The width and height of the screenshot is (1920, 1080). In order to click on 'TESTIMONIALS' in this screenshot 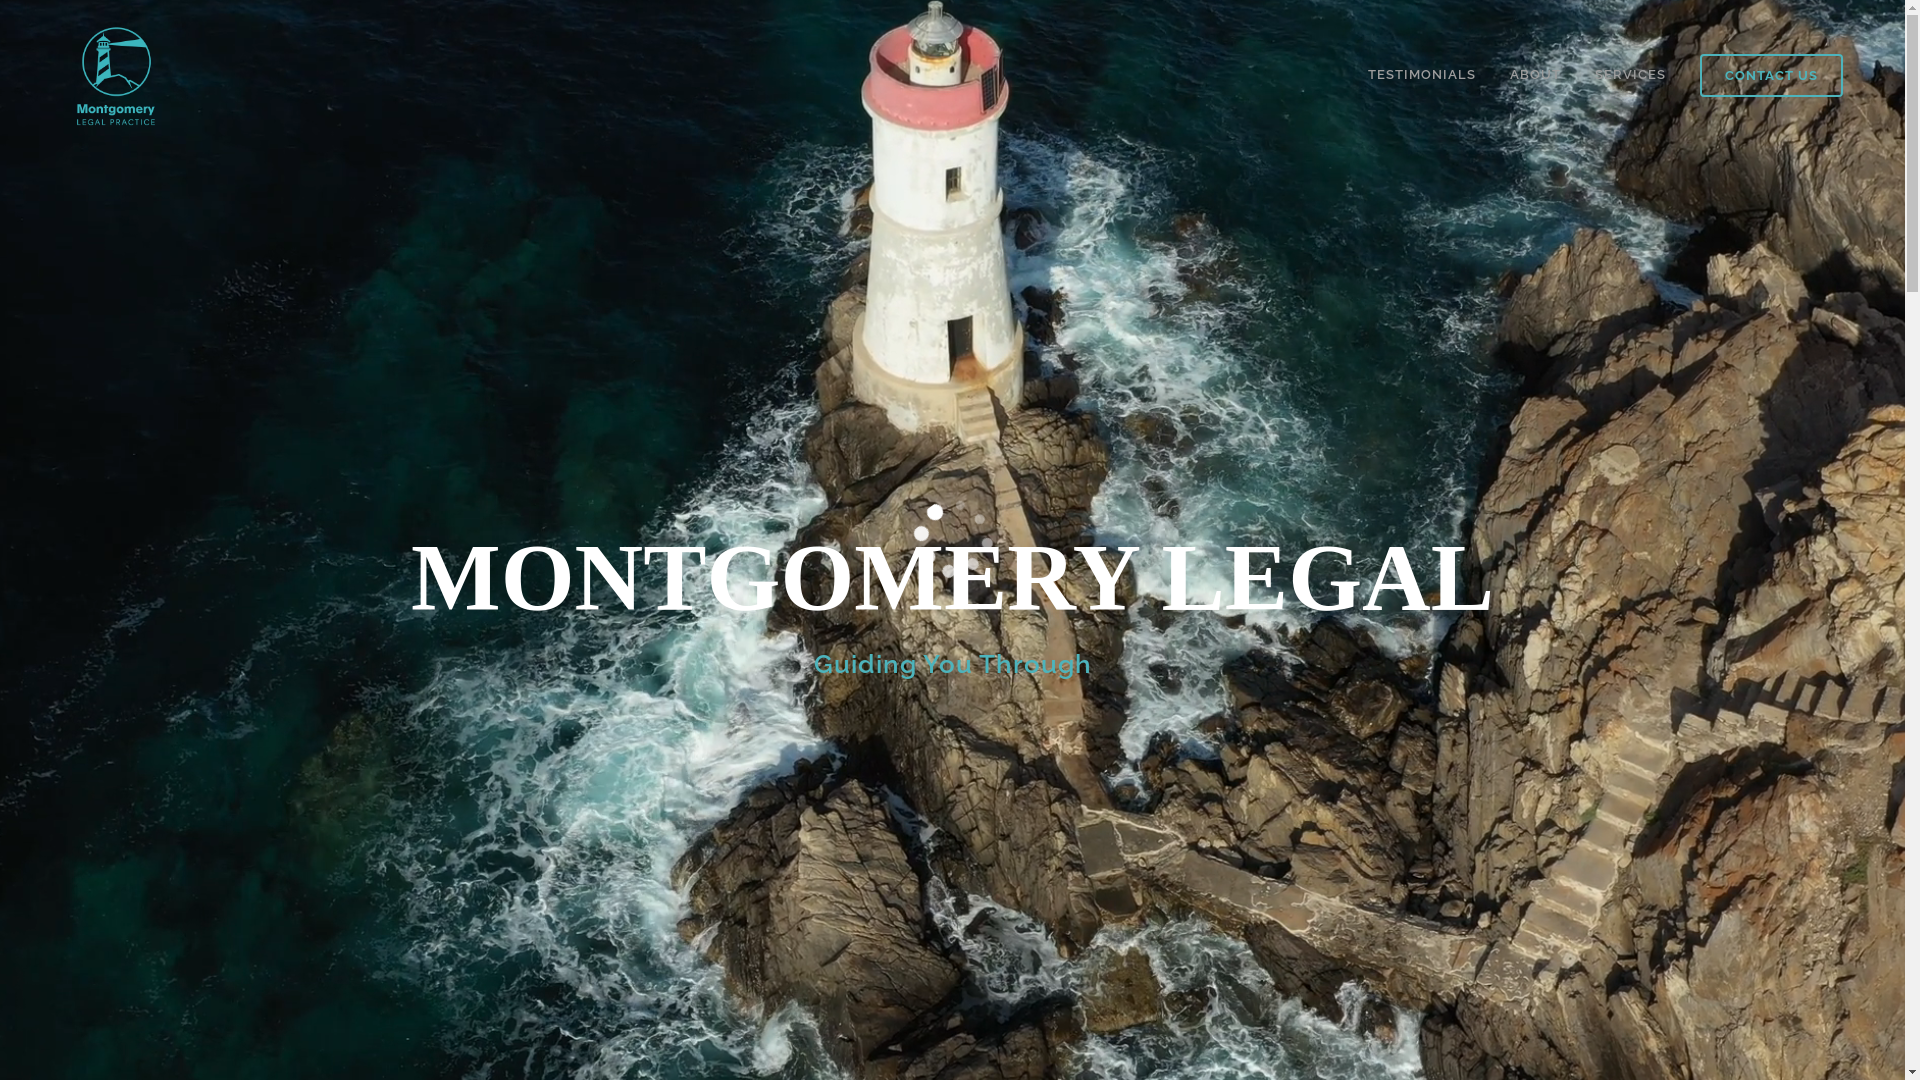, I will do `click(1420, 73)`.